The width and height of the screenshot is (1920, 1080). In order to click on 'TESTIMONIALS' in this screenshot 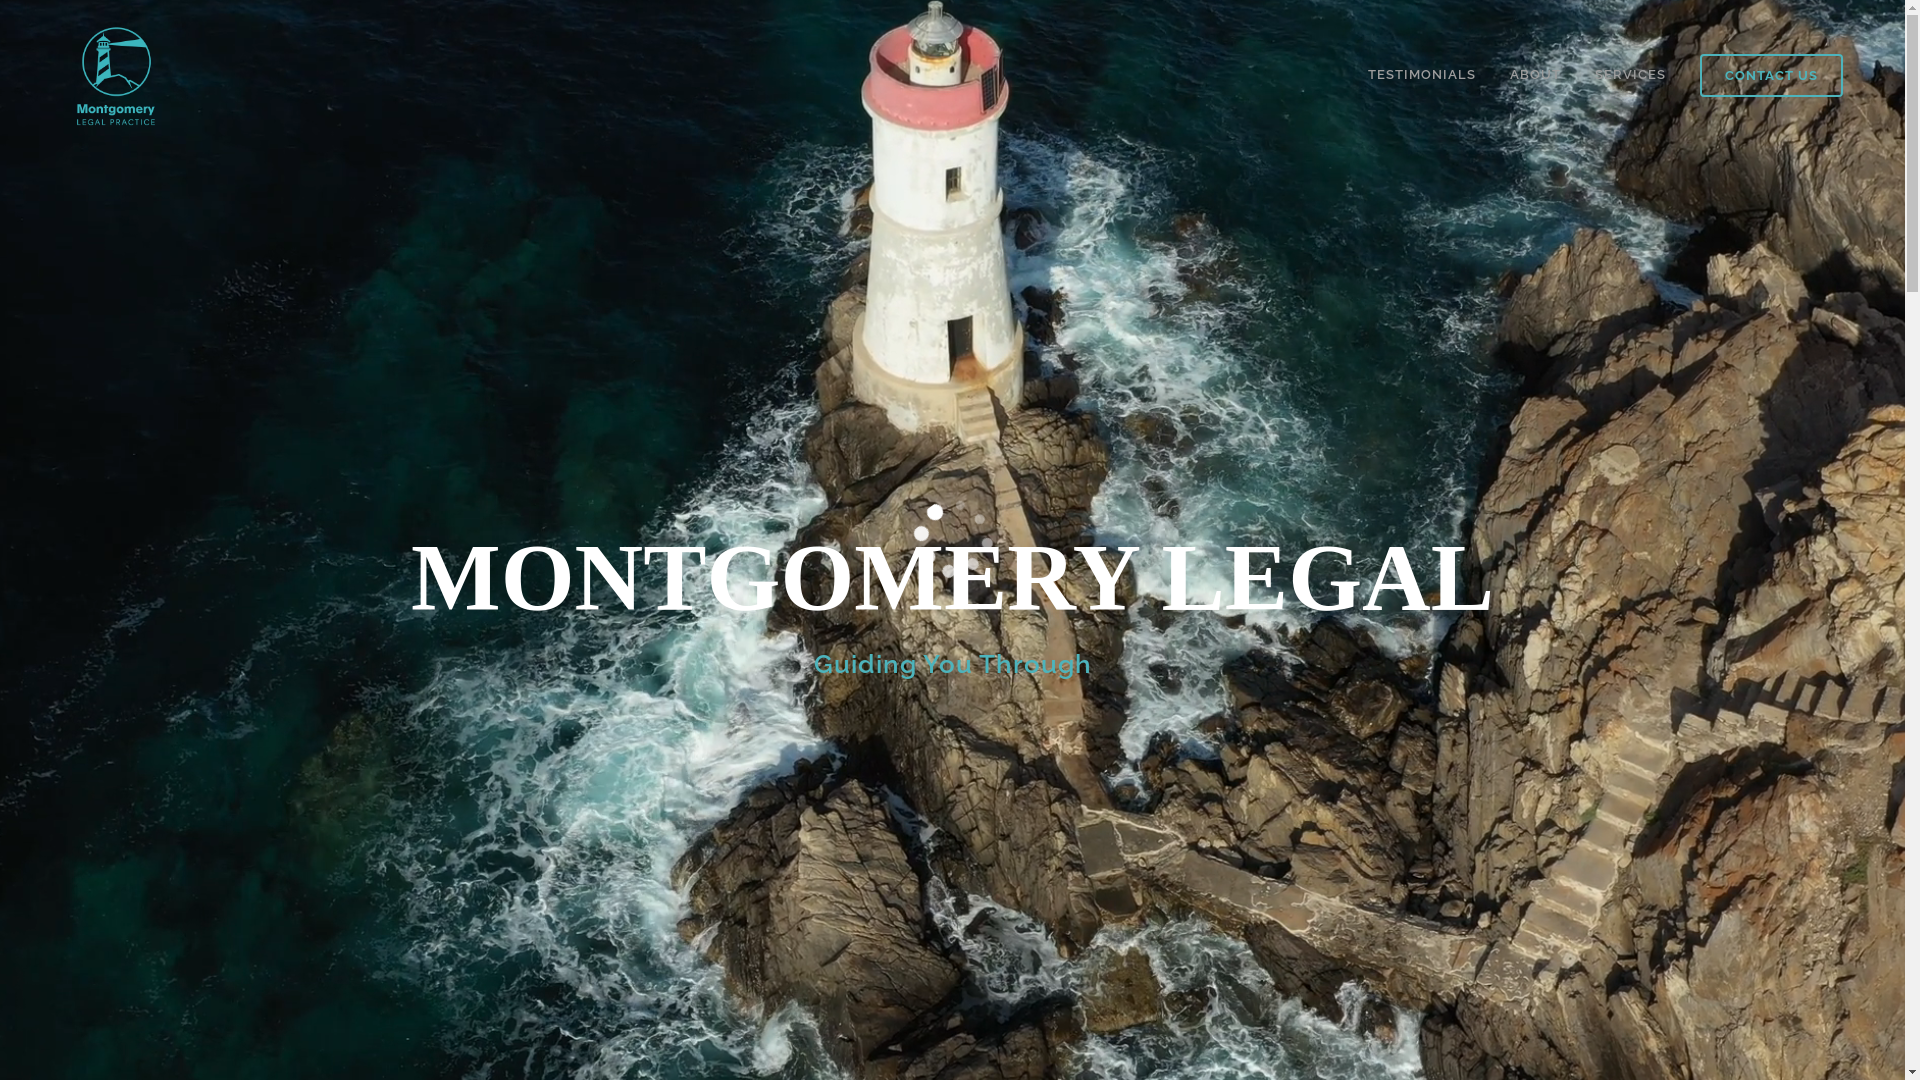, I will do `click(1420, 73)`.